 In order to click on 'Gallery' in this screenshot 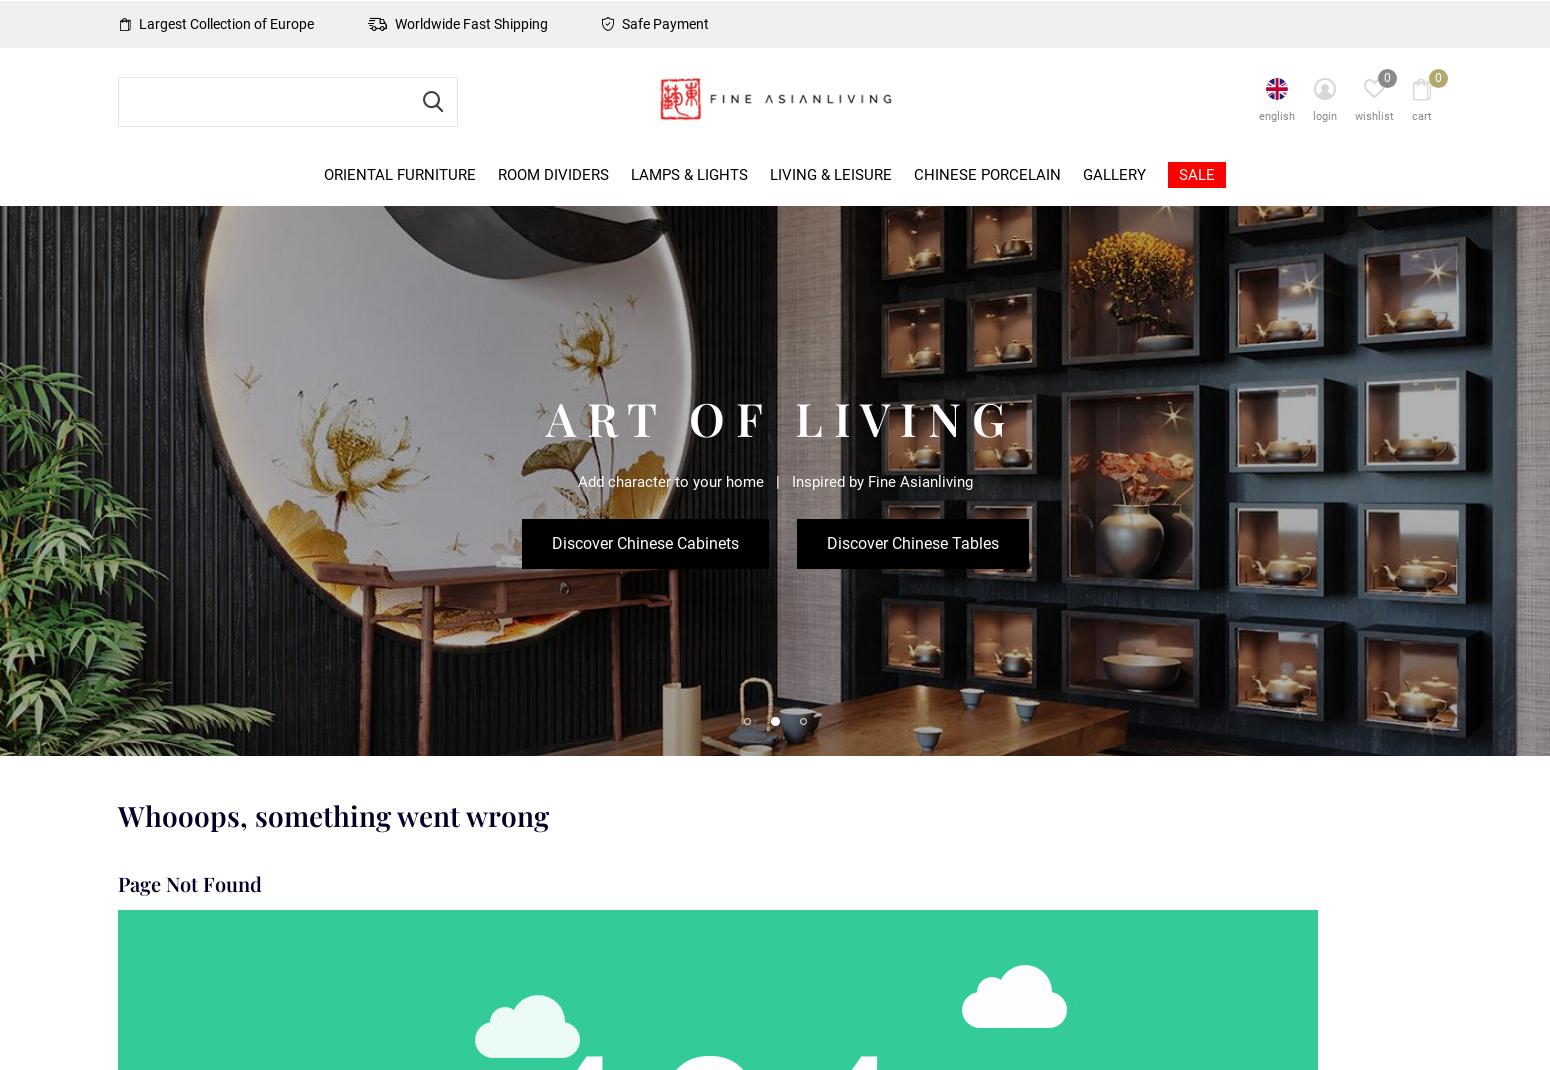, I will do `click(1082, 173)`.